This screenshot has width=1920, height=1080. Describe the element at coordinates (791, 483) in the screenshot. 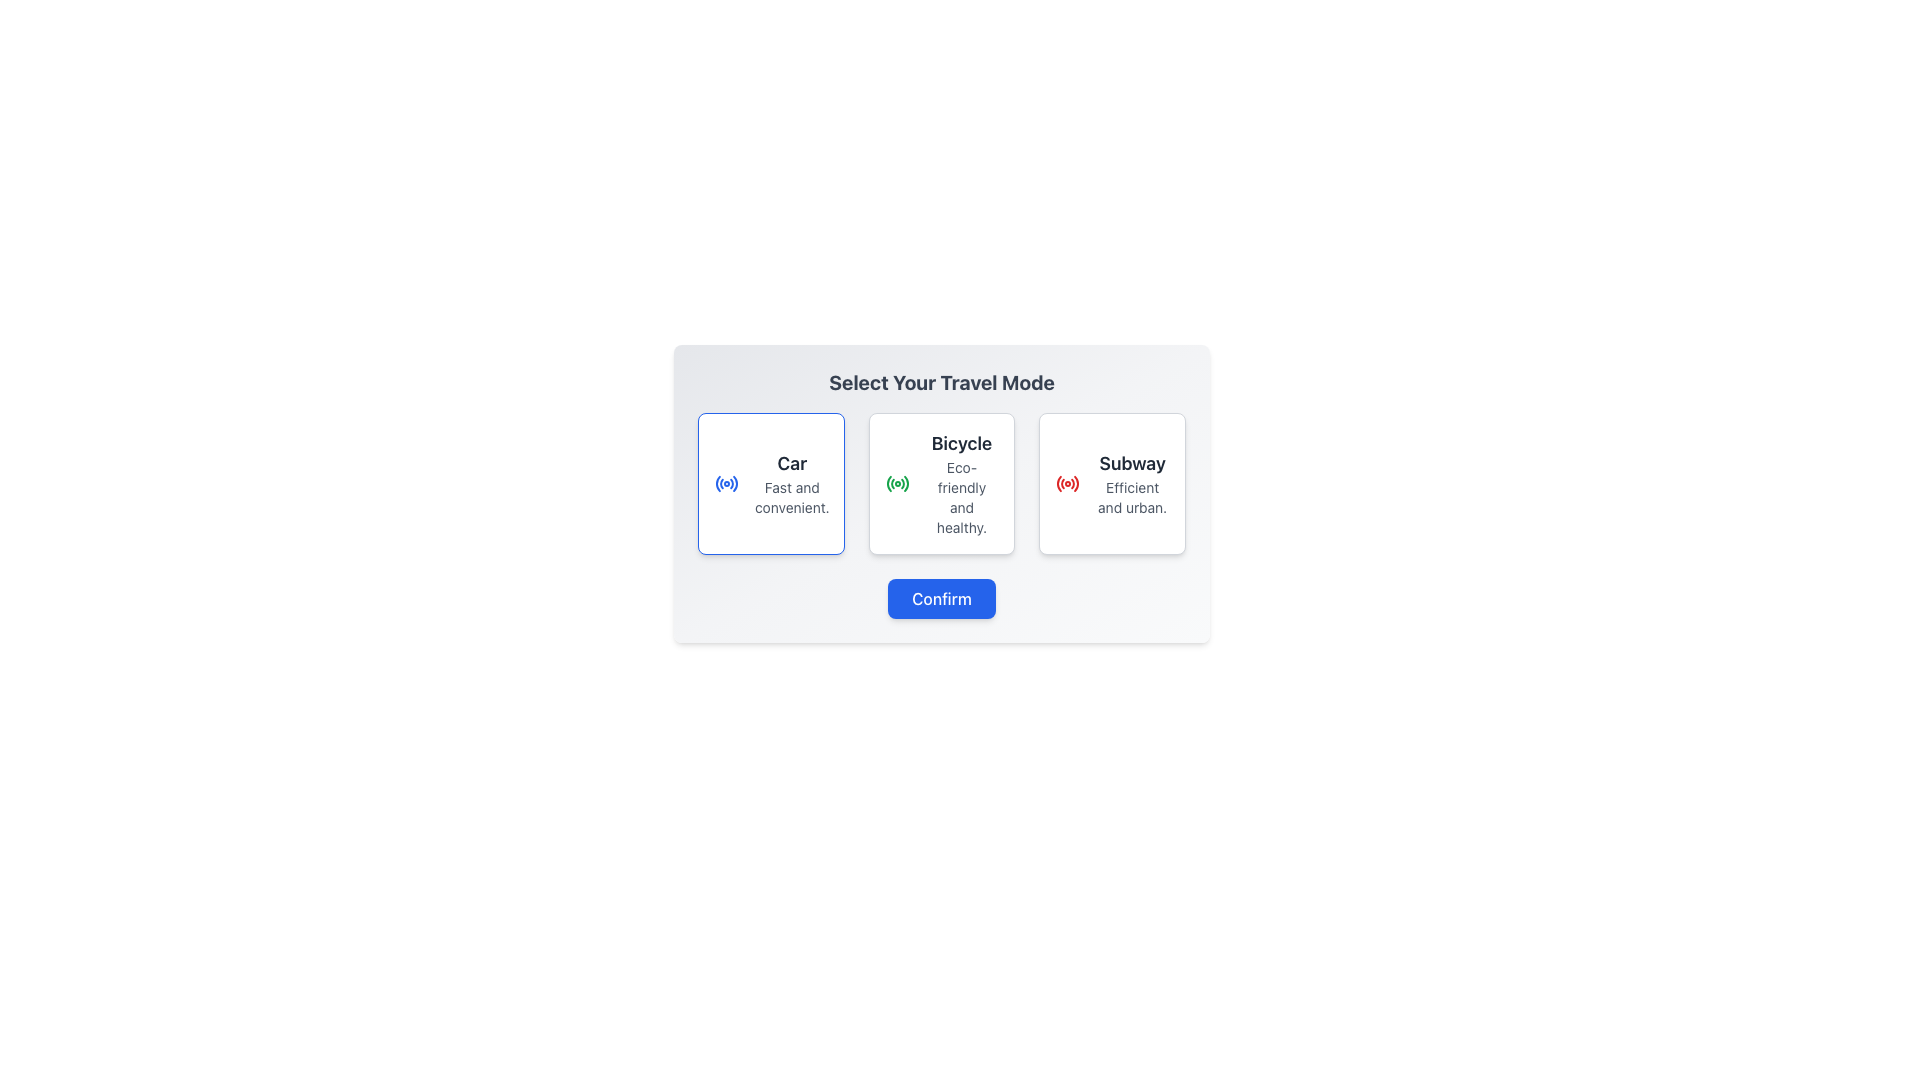

I see `the 'Car' Text Label component` at that location.